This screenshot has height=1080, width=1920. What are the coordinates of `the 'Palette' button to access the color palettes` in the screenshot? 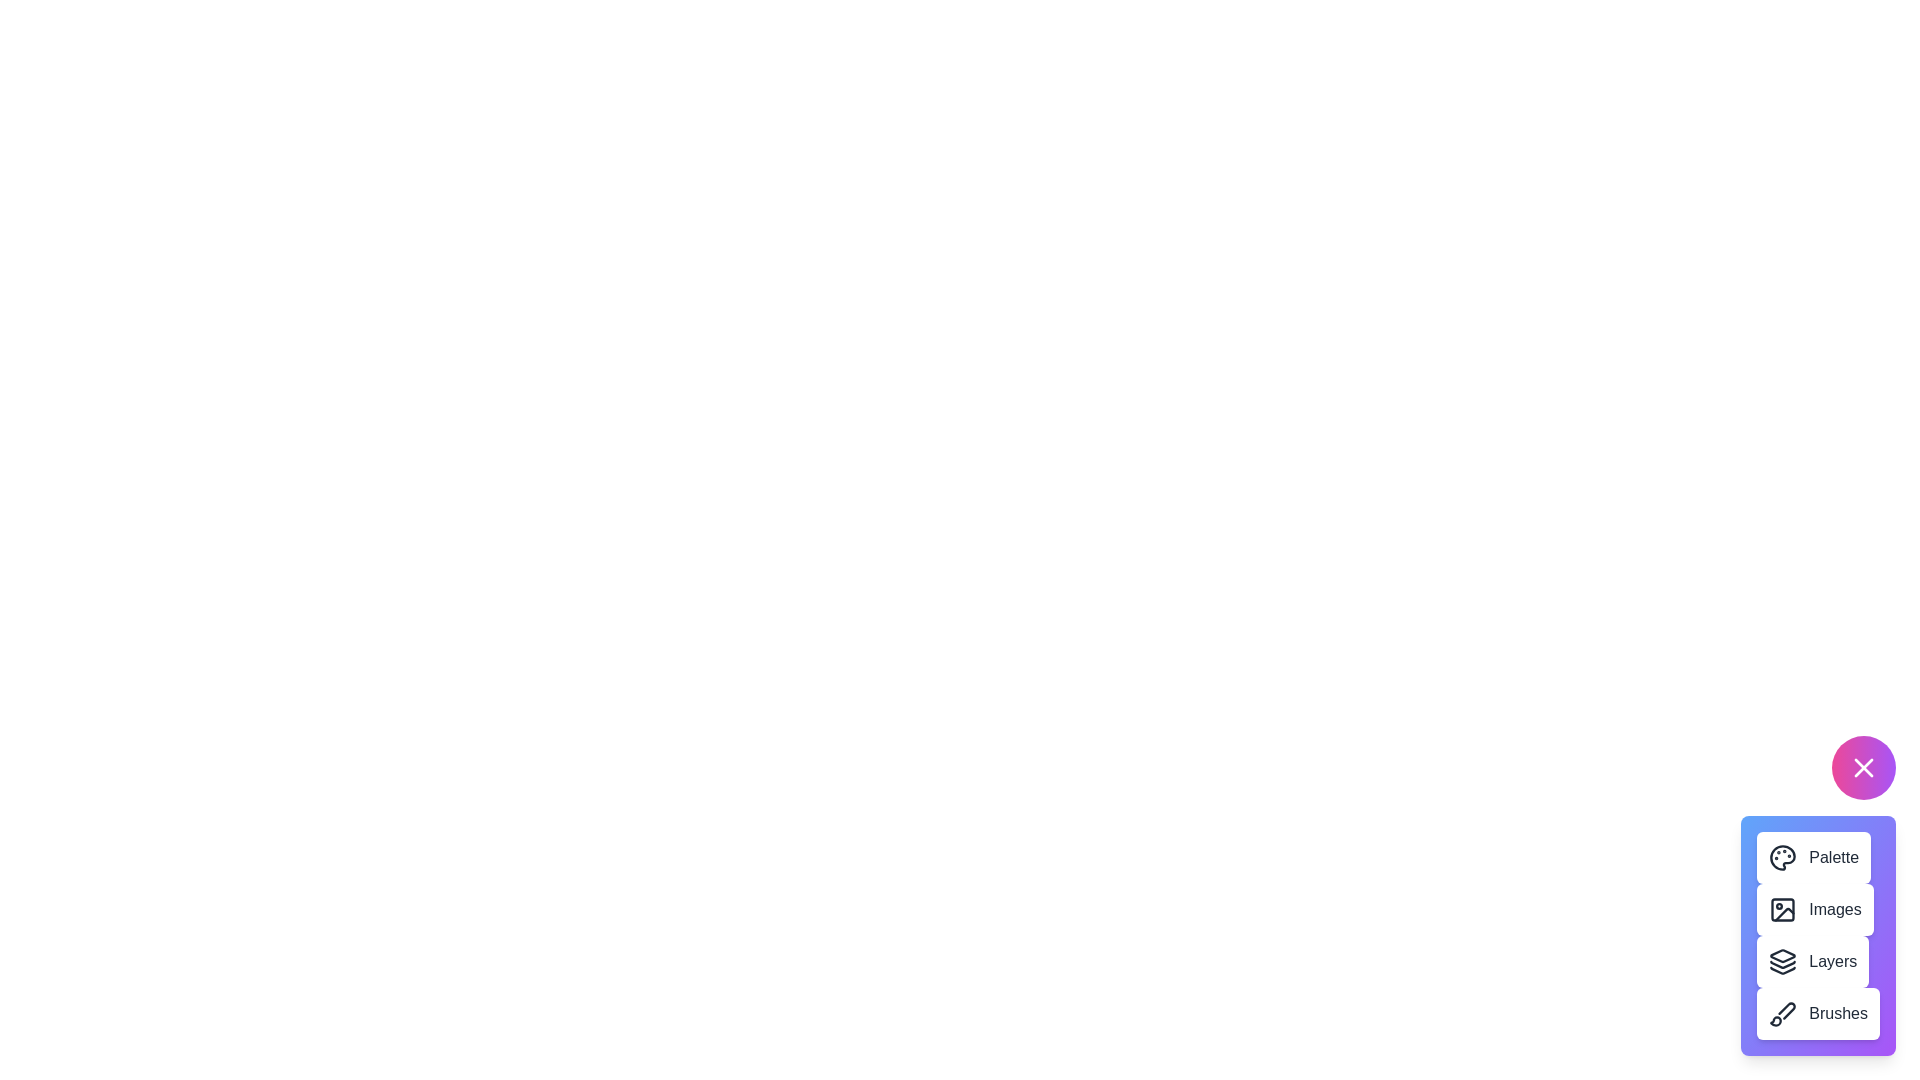 It's located at (1814, 856).